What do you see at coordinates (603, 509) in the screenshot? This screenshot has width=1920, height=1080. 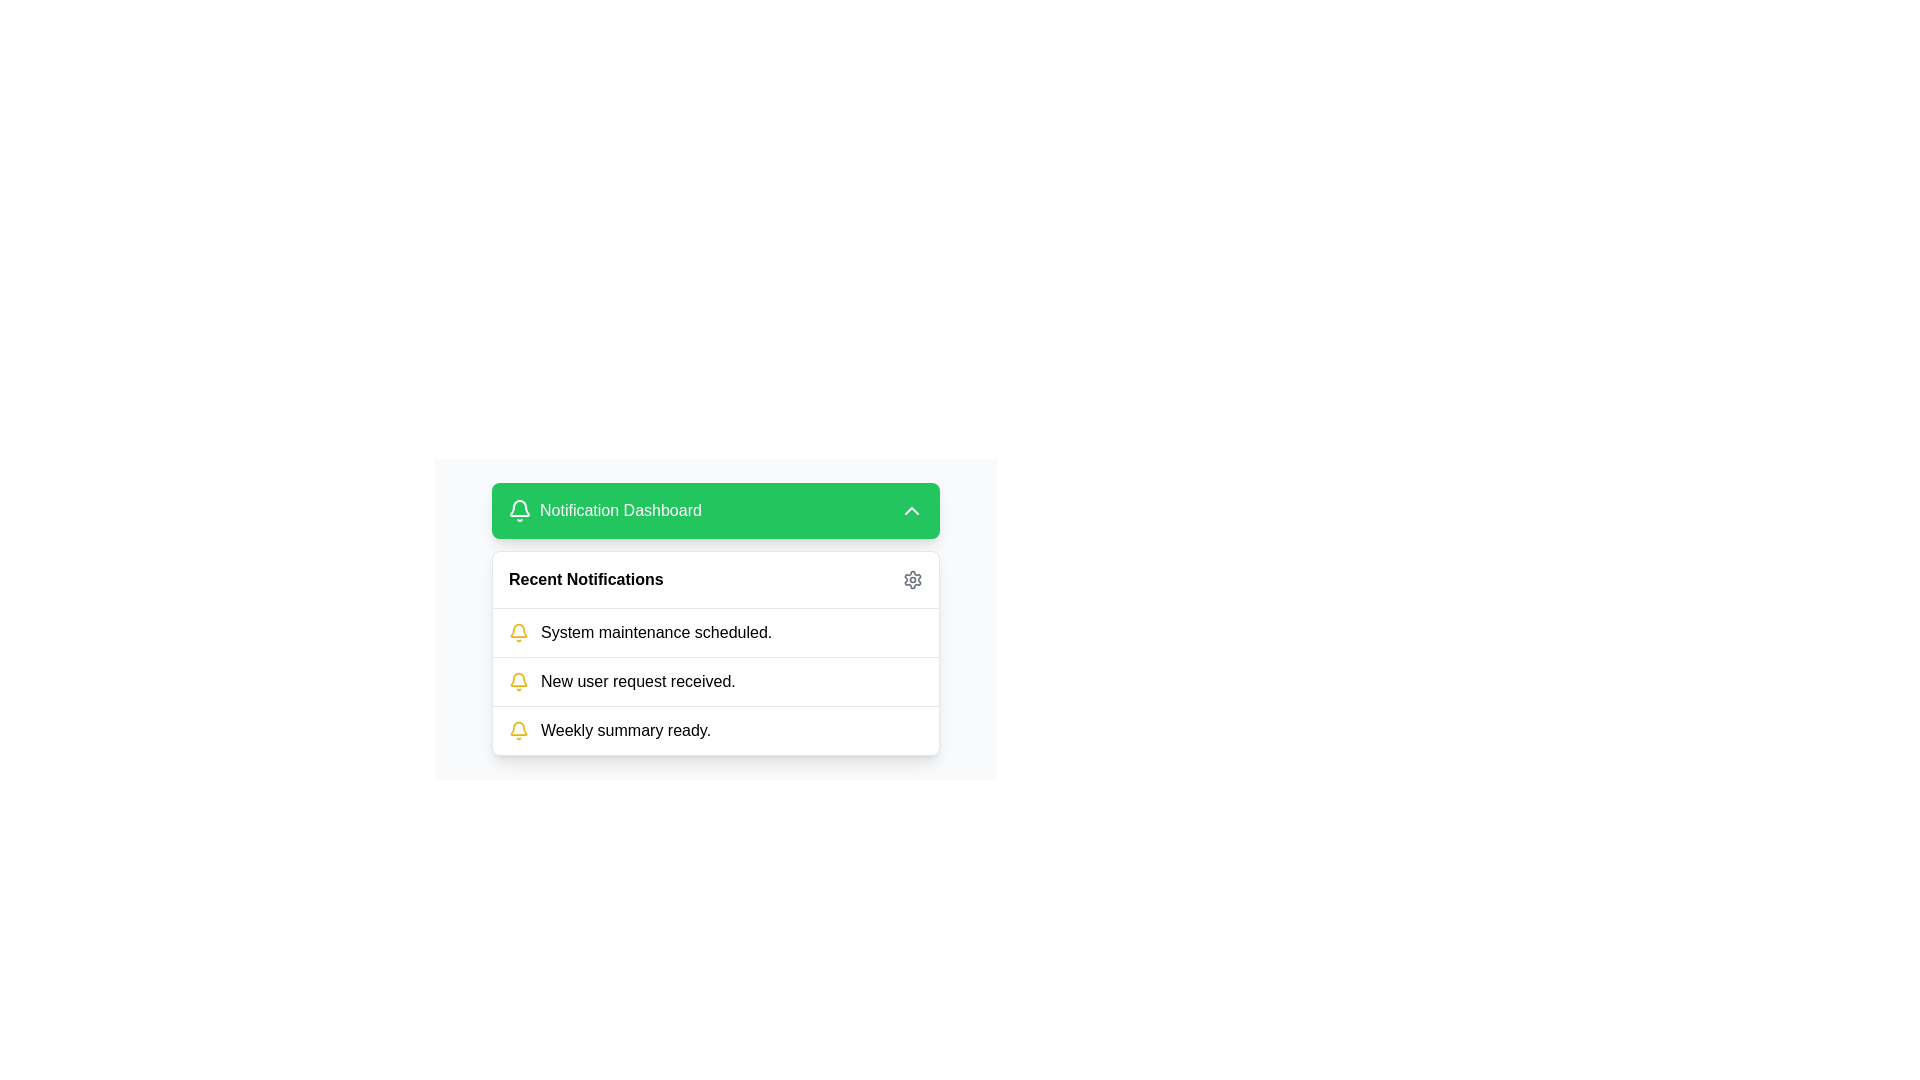 I see `displayed text of the Notification Dashboard header, which includes a bell icon and the text 'Notification Dashboard'` at bounding box center [603, 509].